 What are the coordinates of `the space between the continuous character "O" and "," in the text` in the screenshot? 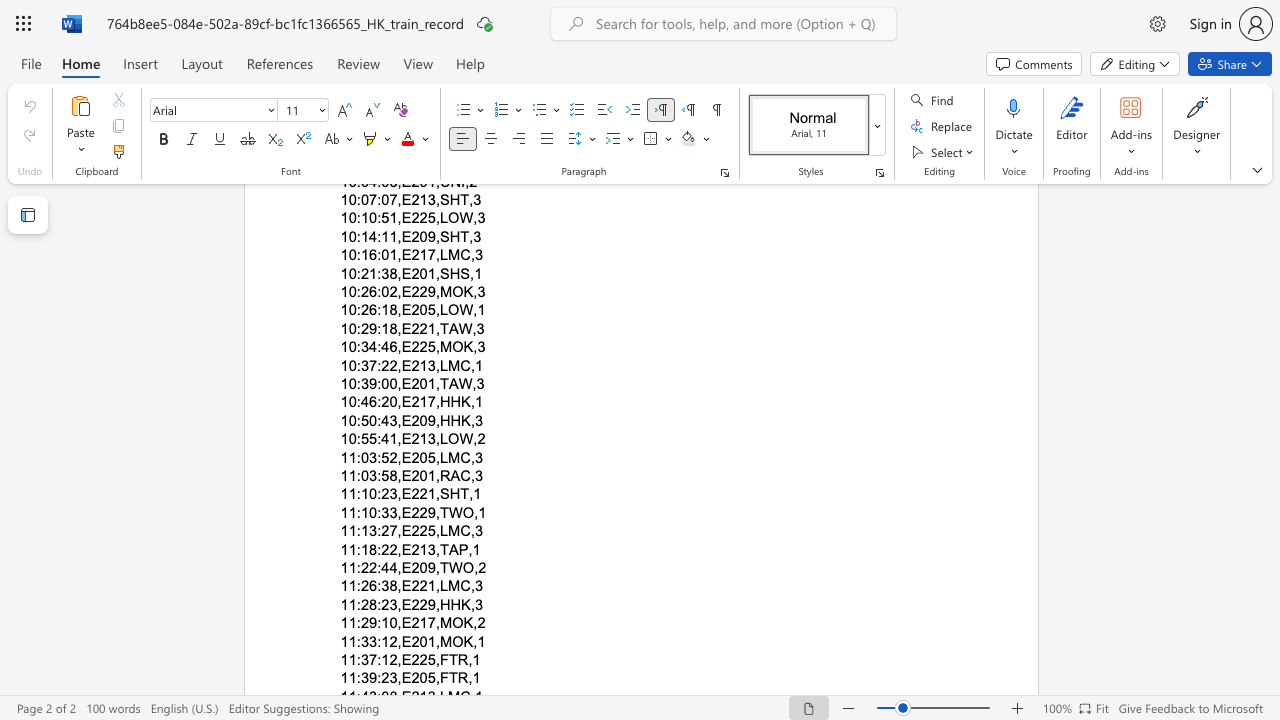 It's located at (471, 511).